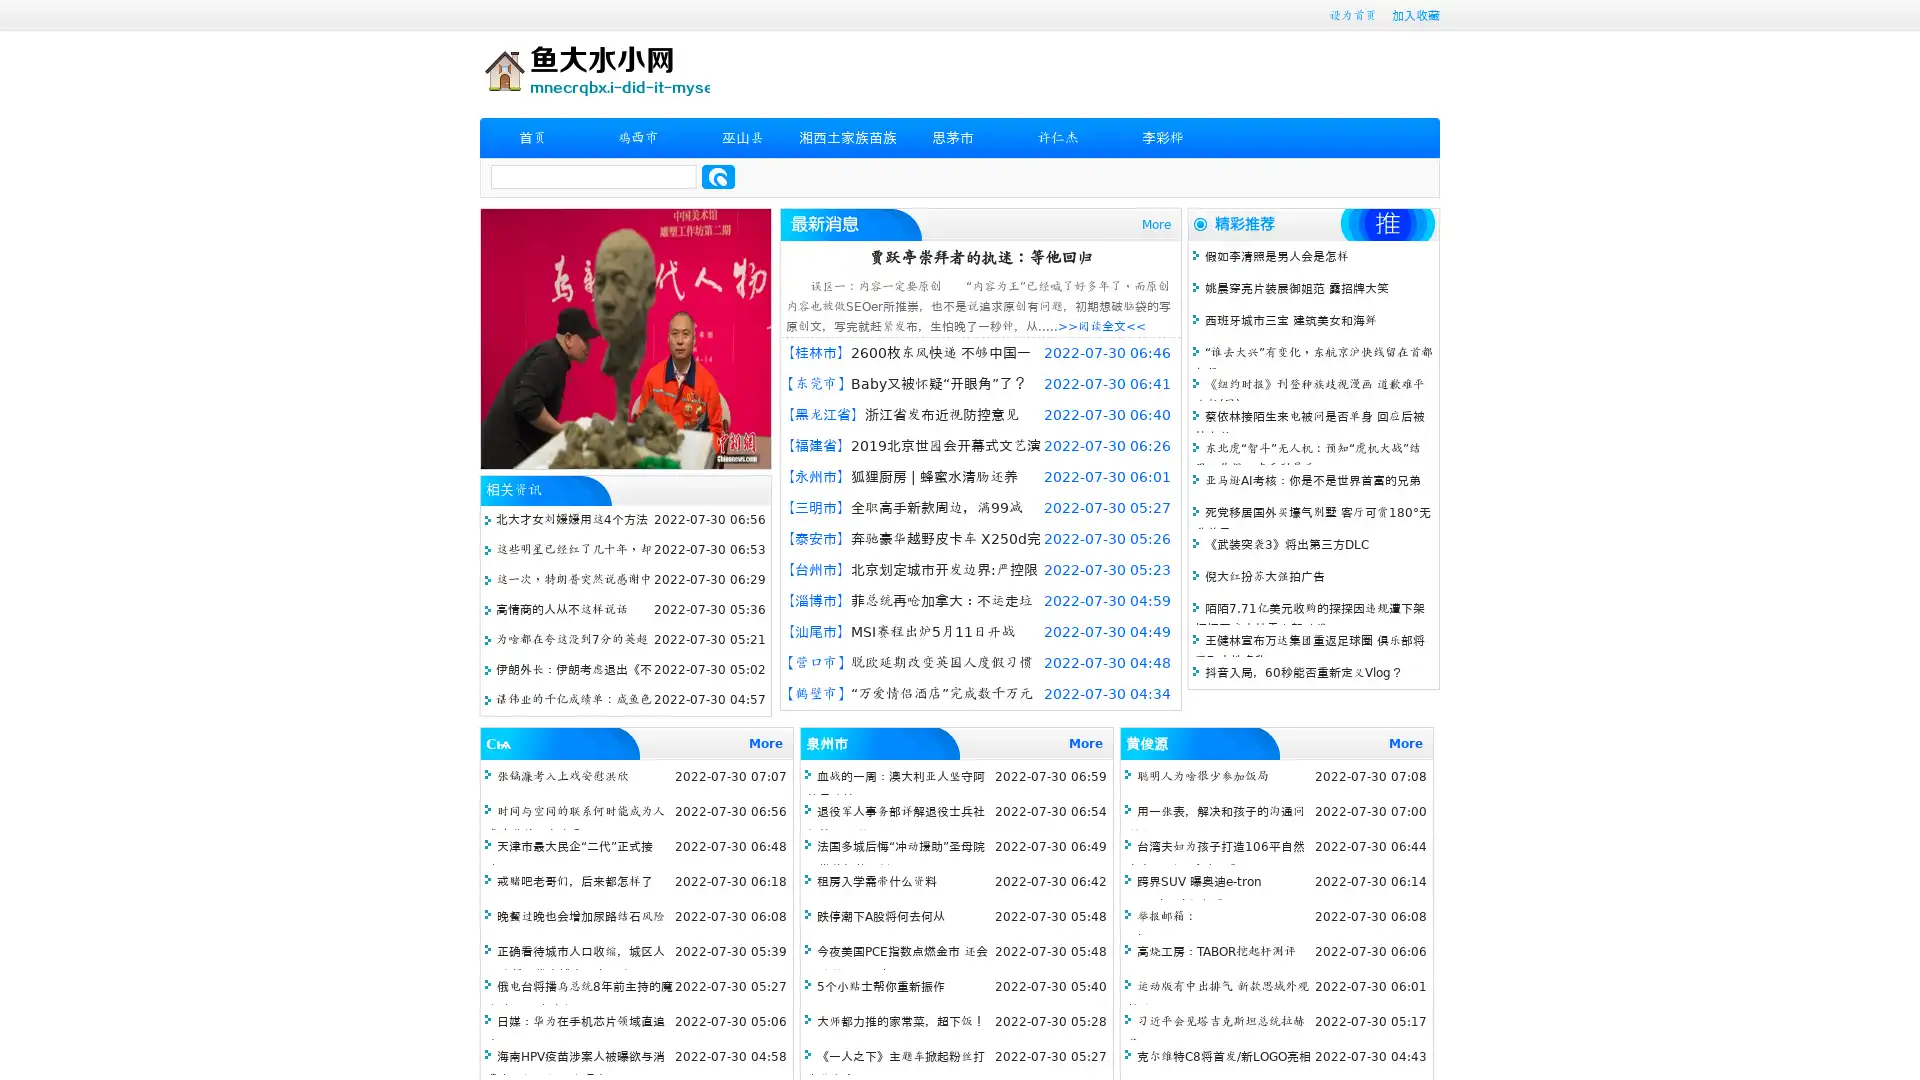 This screenshot has height=1080, width=1920. What do you see at coordinates (718, 176) in the screenshot?
I see `Search` at bounding box center [718, 176].